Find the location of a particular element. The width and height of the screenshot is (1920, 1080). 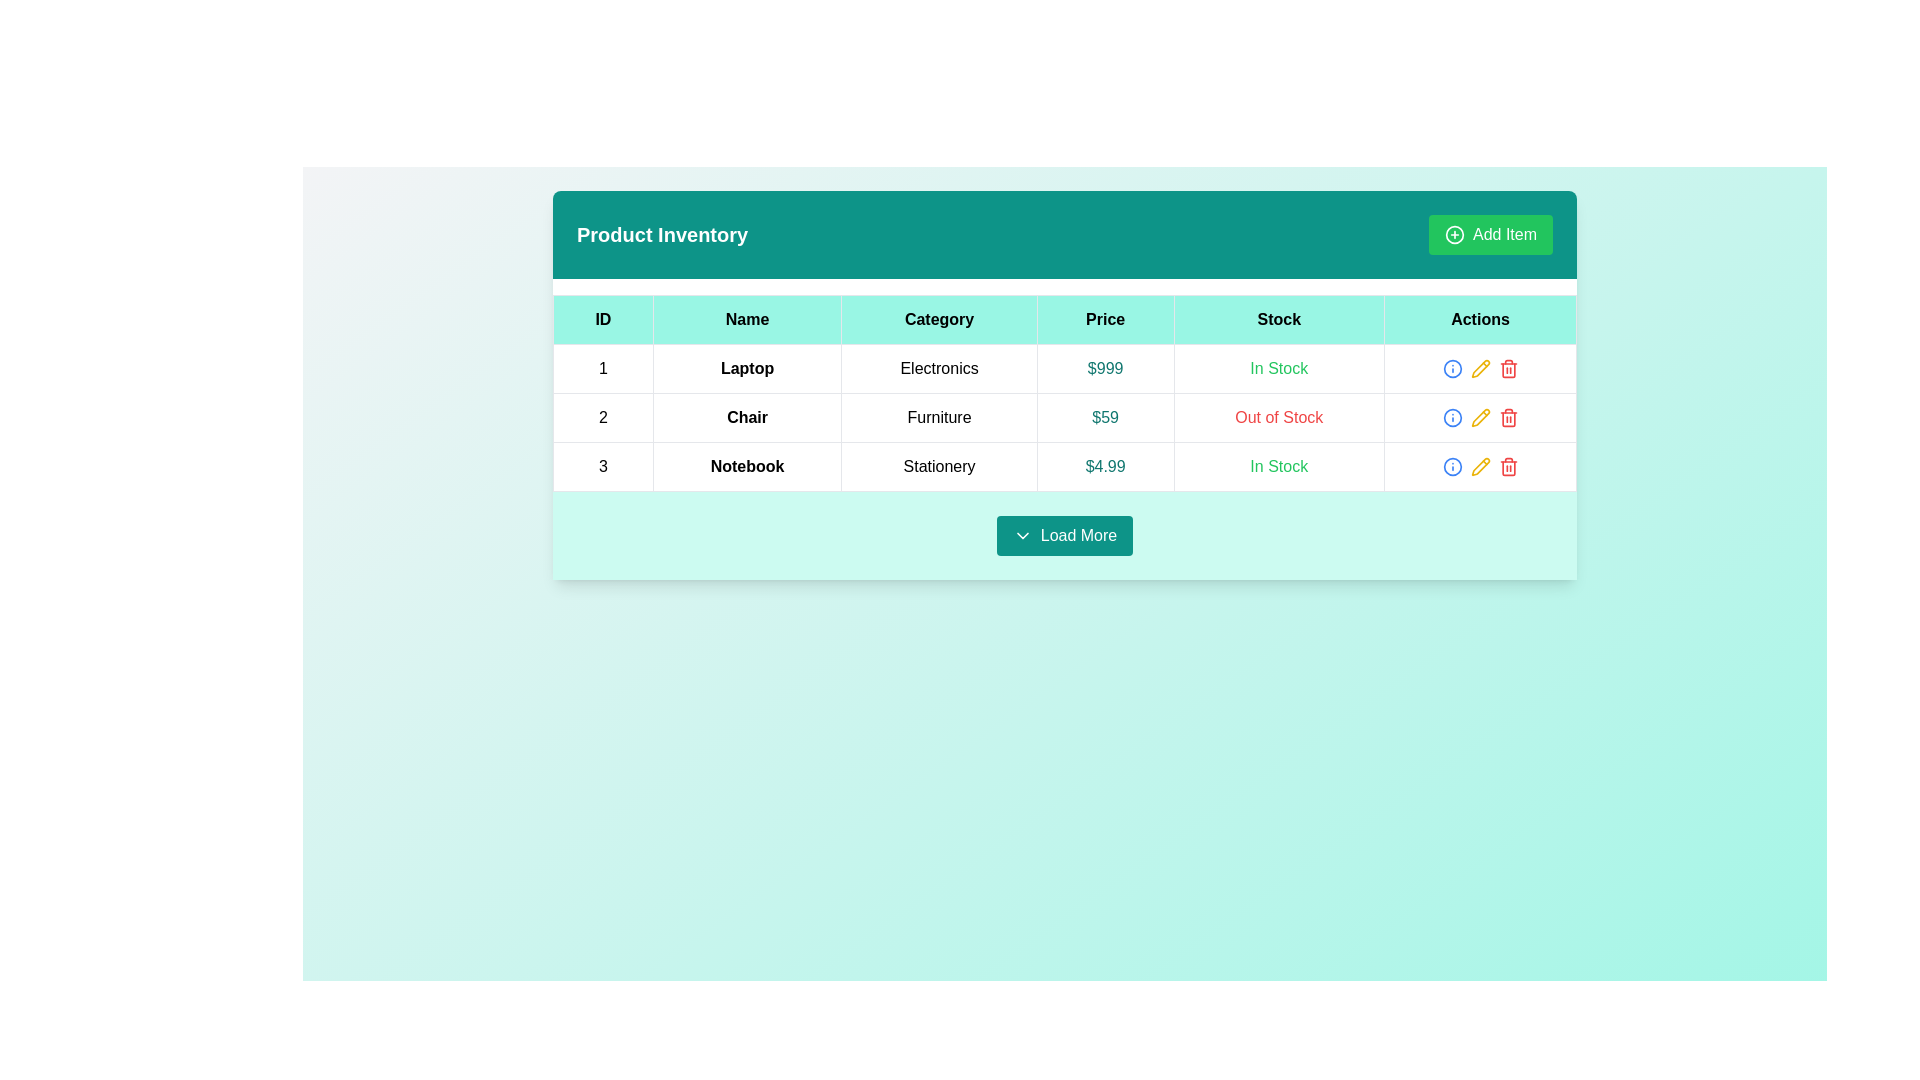

the clickable icon located in the 'Actions' column of the last row in the table to initiate a delete action is located at coordinates (1508, 466).